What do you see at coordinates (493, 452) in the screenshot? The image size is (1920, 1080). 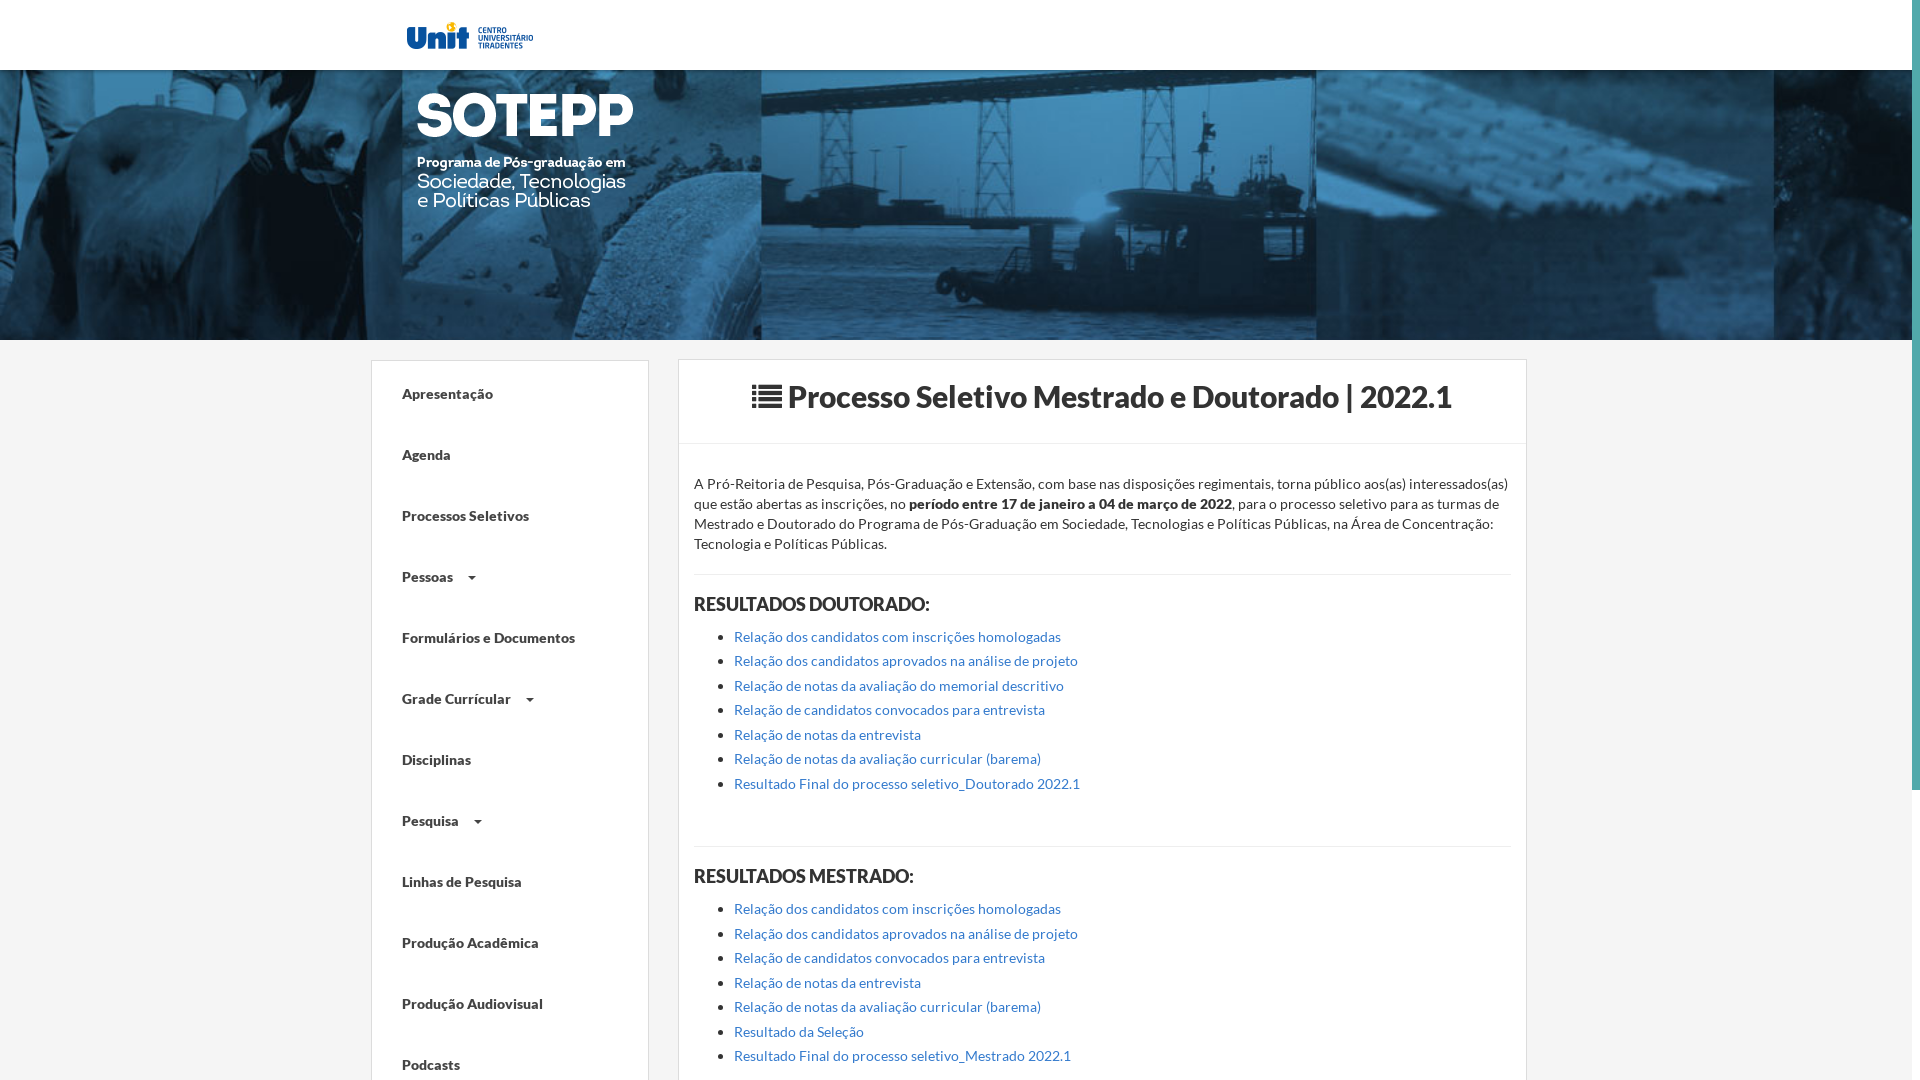 I see `'Agenda'` at bounding box center [493, 452].